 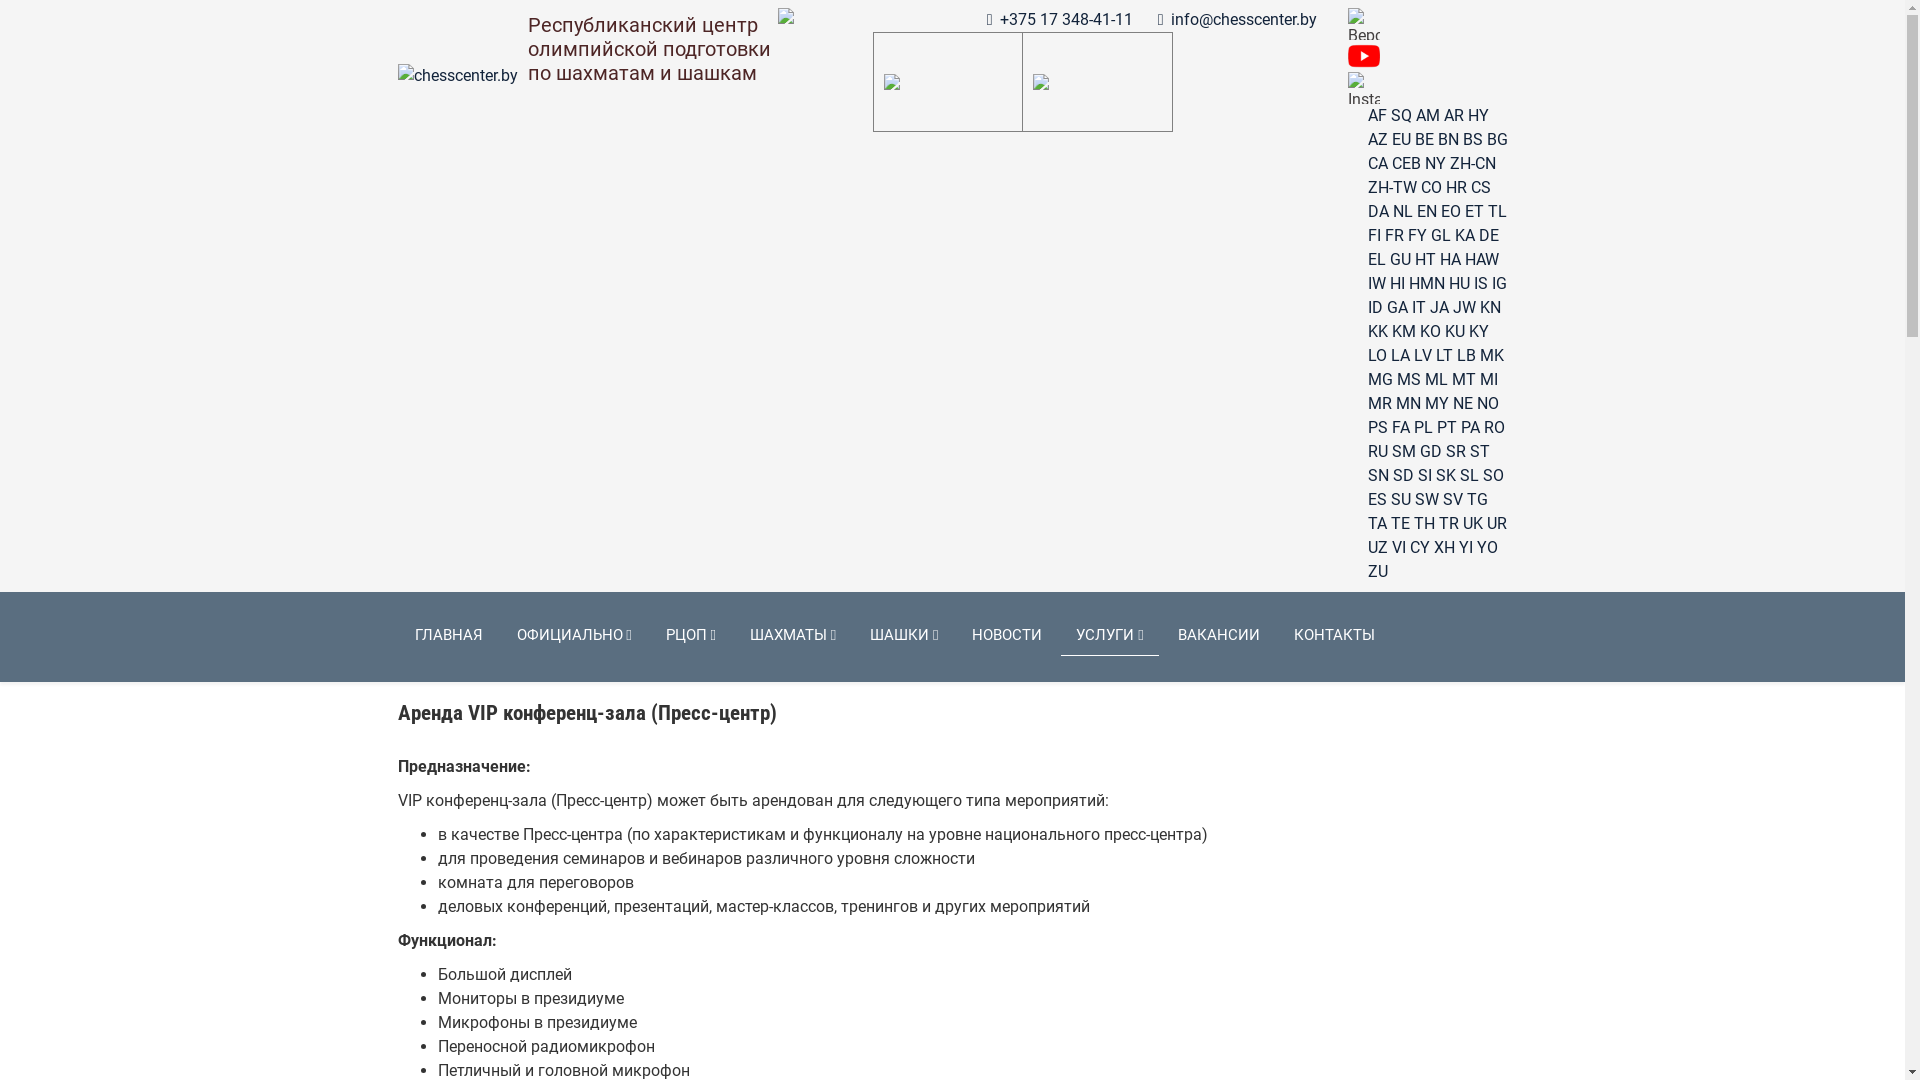 What do you see at coordinates (1458, 283) in the screenshot?
I see `'HU'` at bounding box center [1458, 283].